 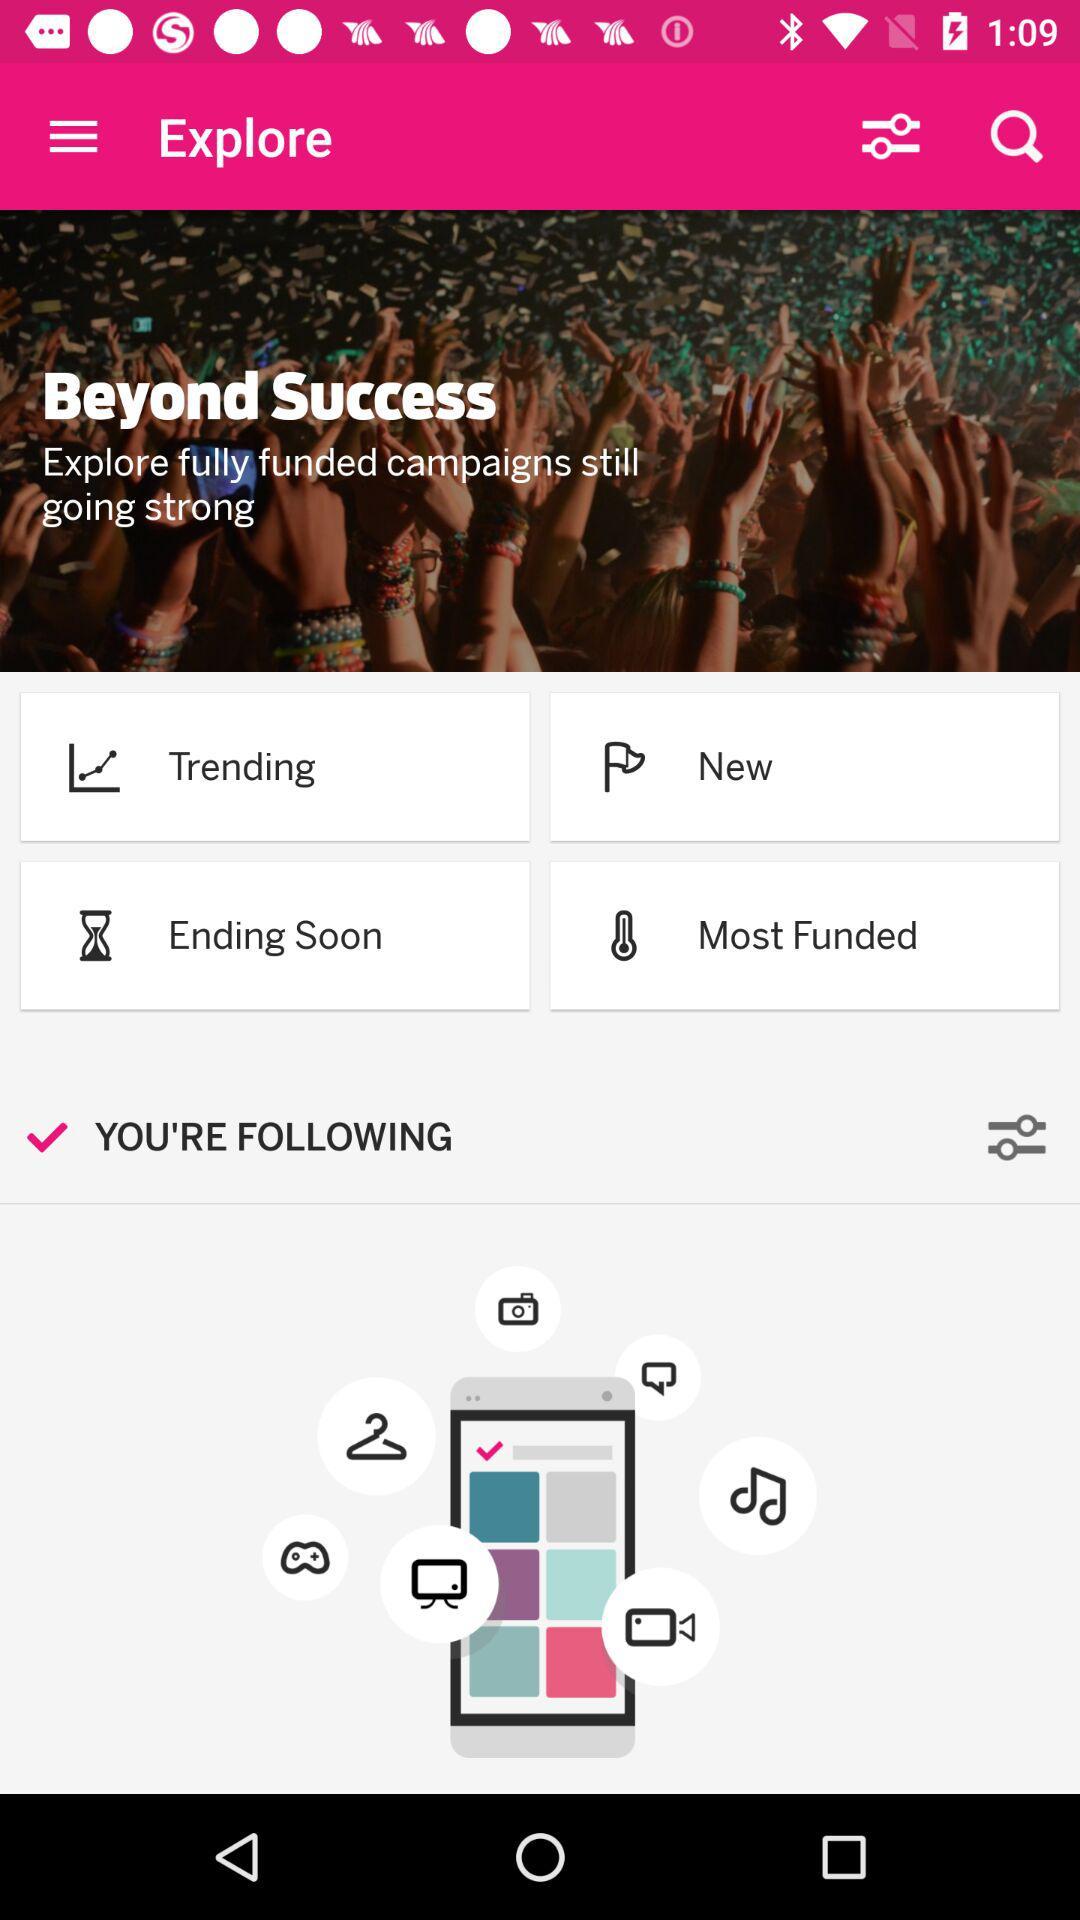 I want to click on icon to the left of the new, so click(x=623, y=765).